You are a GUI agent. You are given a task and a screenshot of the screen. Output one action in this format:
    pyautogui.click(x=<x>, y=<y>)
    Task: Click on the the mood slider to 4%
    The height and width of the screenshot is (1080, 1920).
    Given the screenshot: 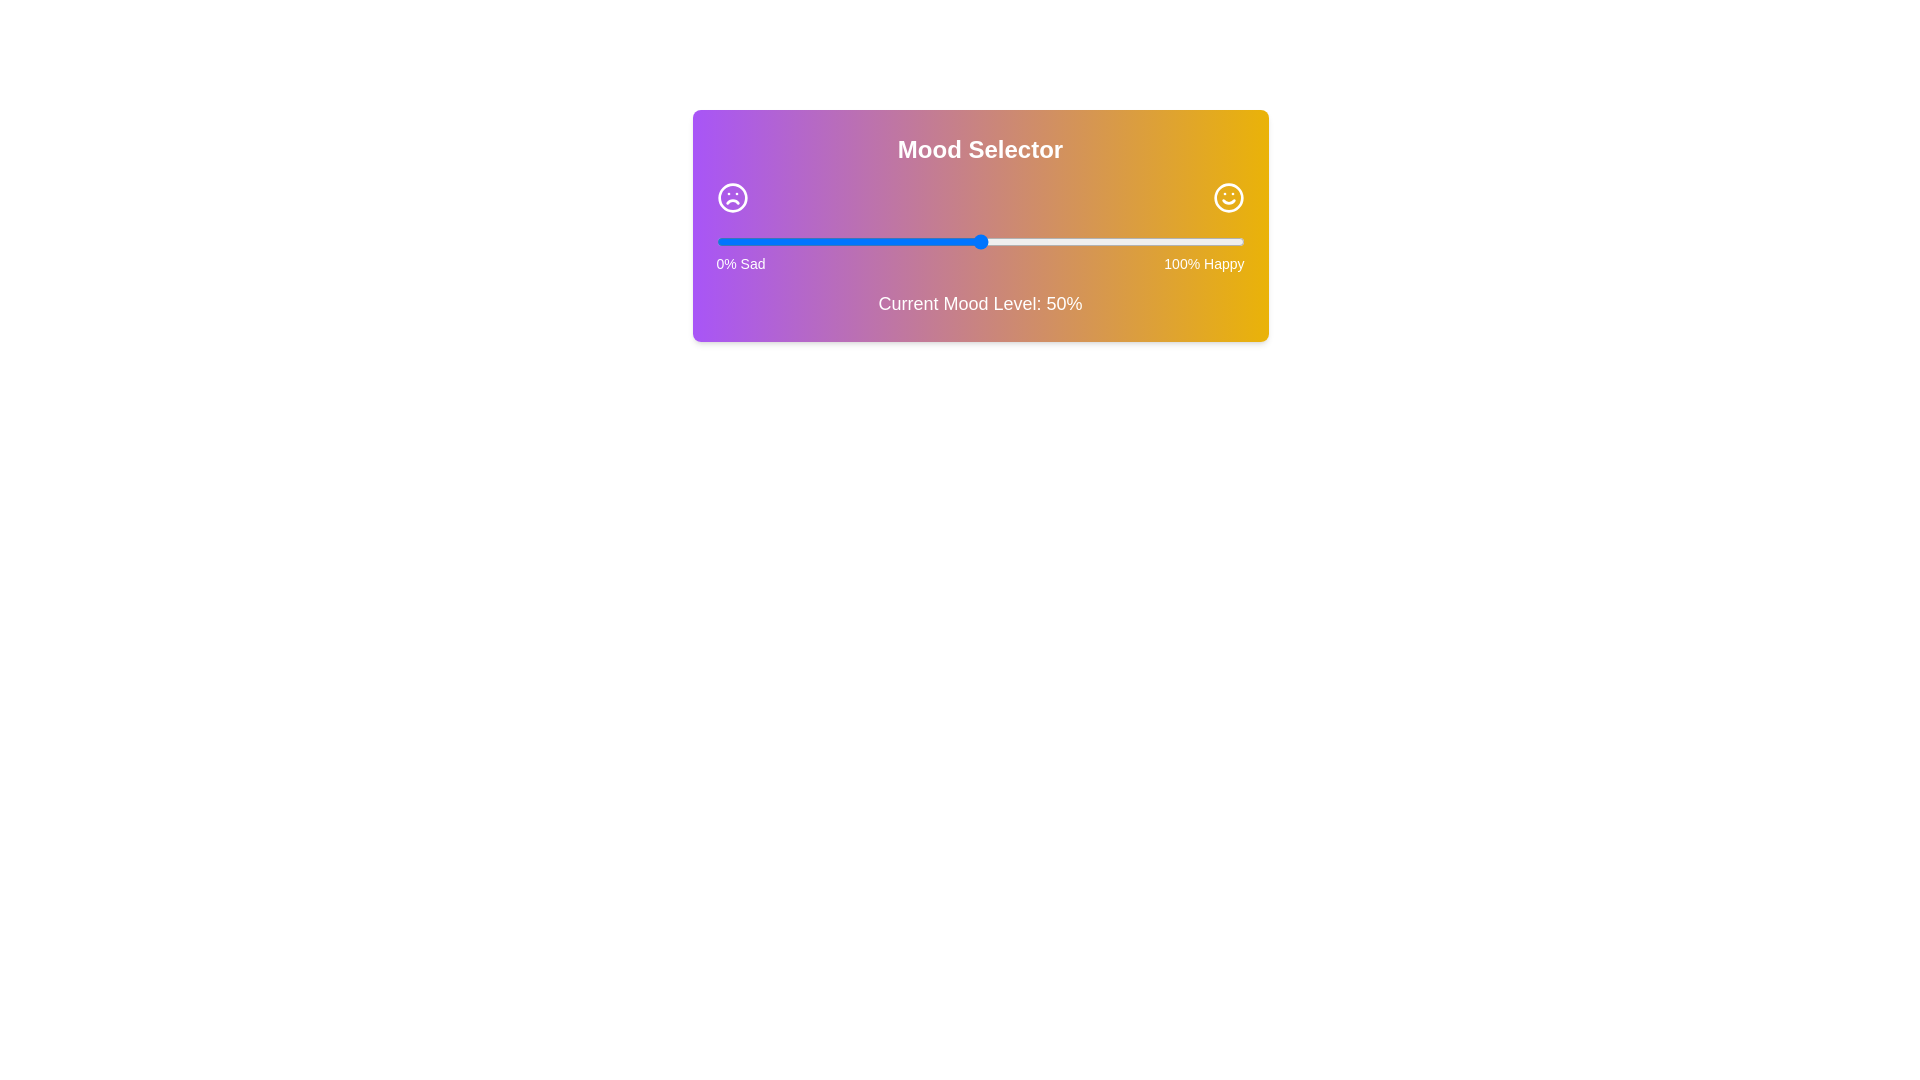 What is the action you would take?
    pyautogui.click(x=736, y=241)
    